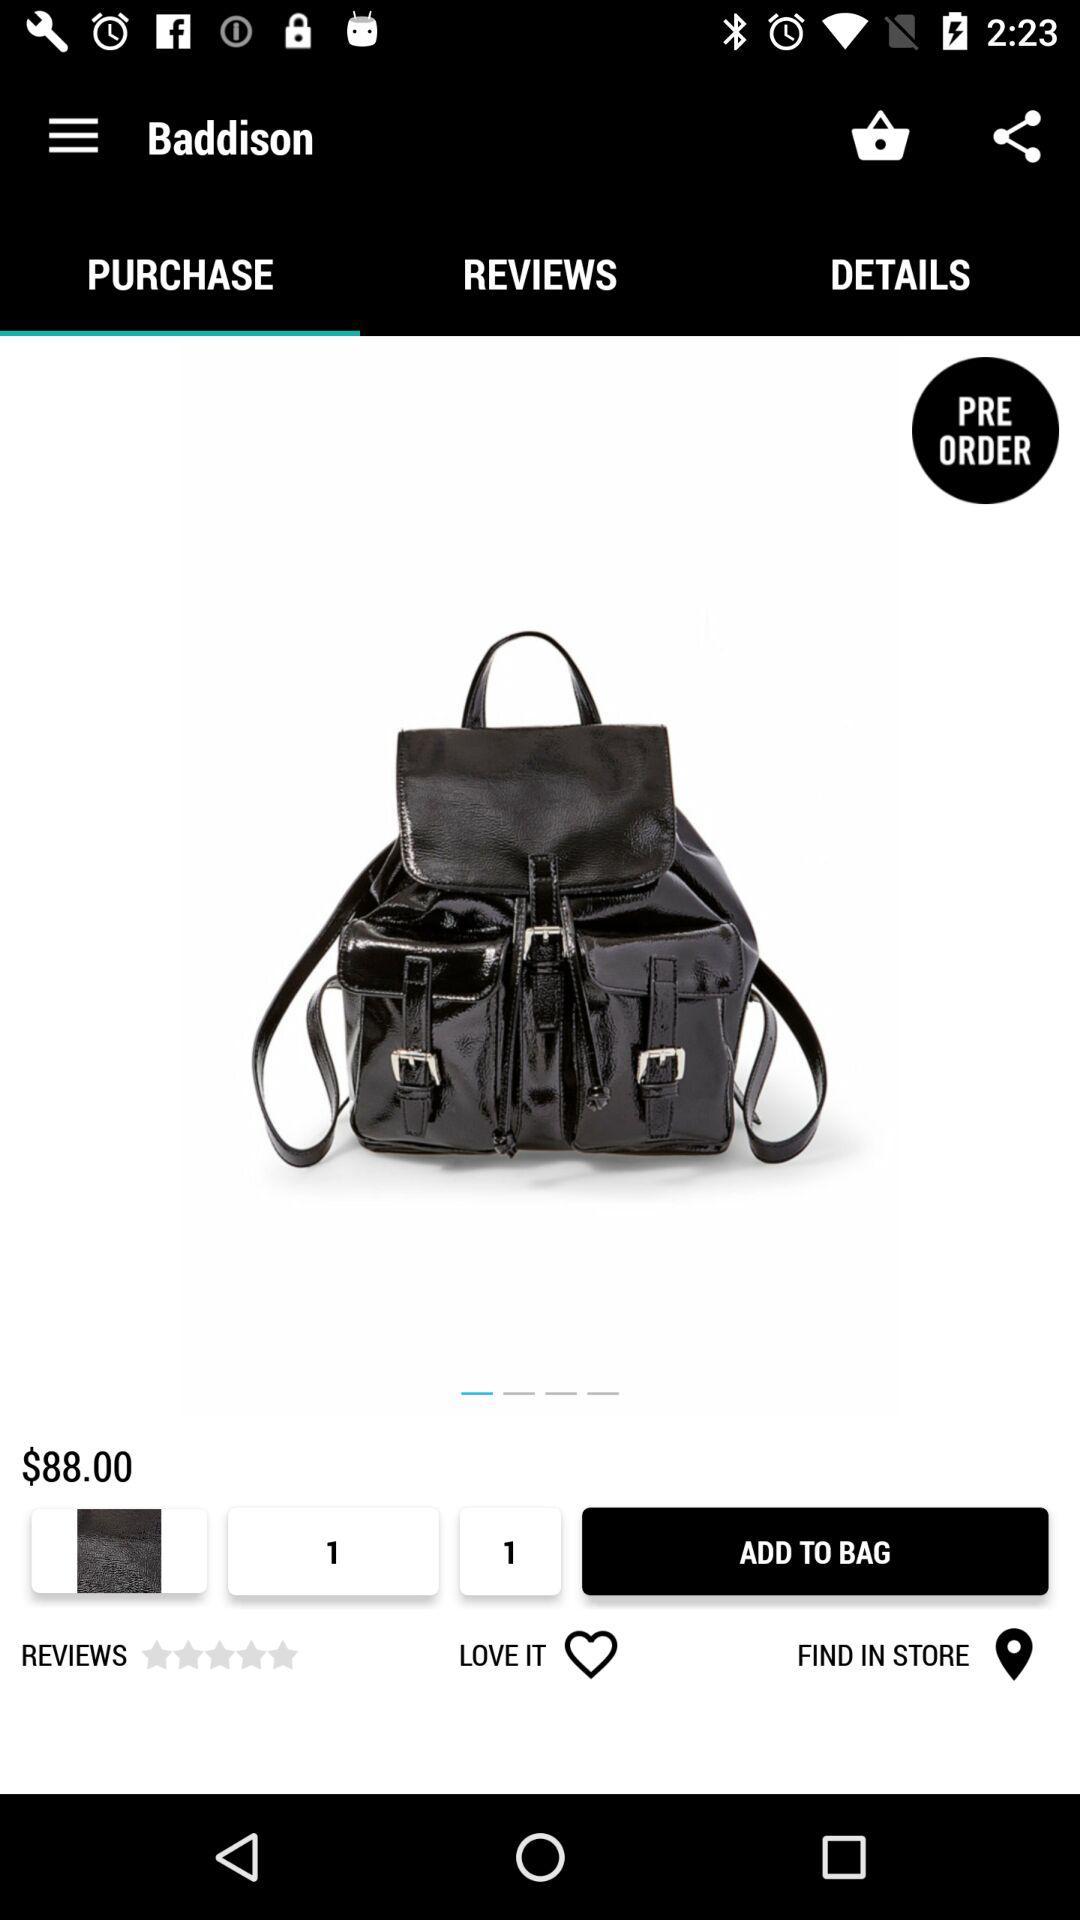  I want to click on icon next to baddison item, so click(72, 135).